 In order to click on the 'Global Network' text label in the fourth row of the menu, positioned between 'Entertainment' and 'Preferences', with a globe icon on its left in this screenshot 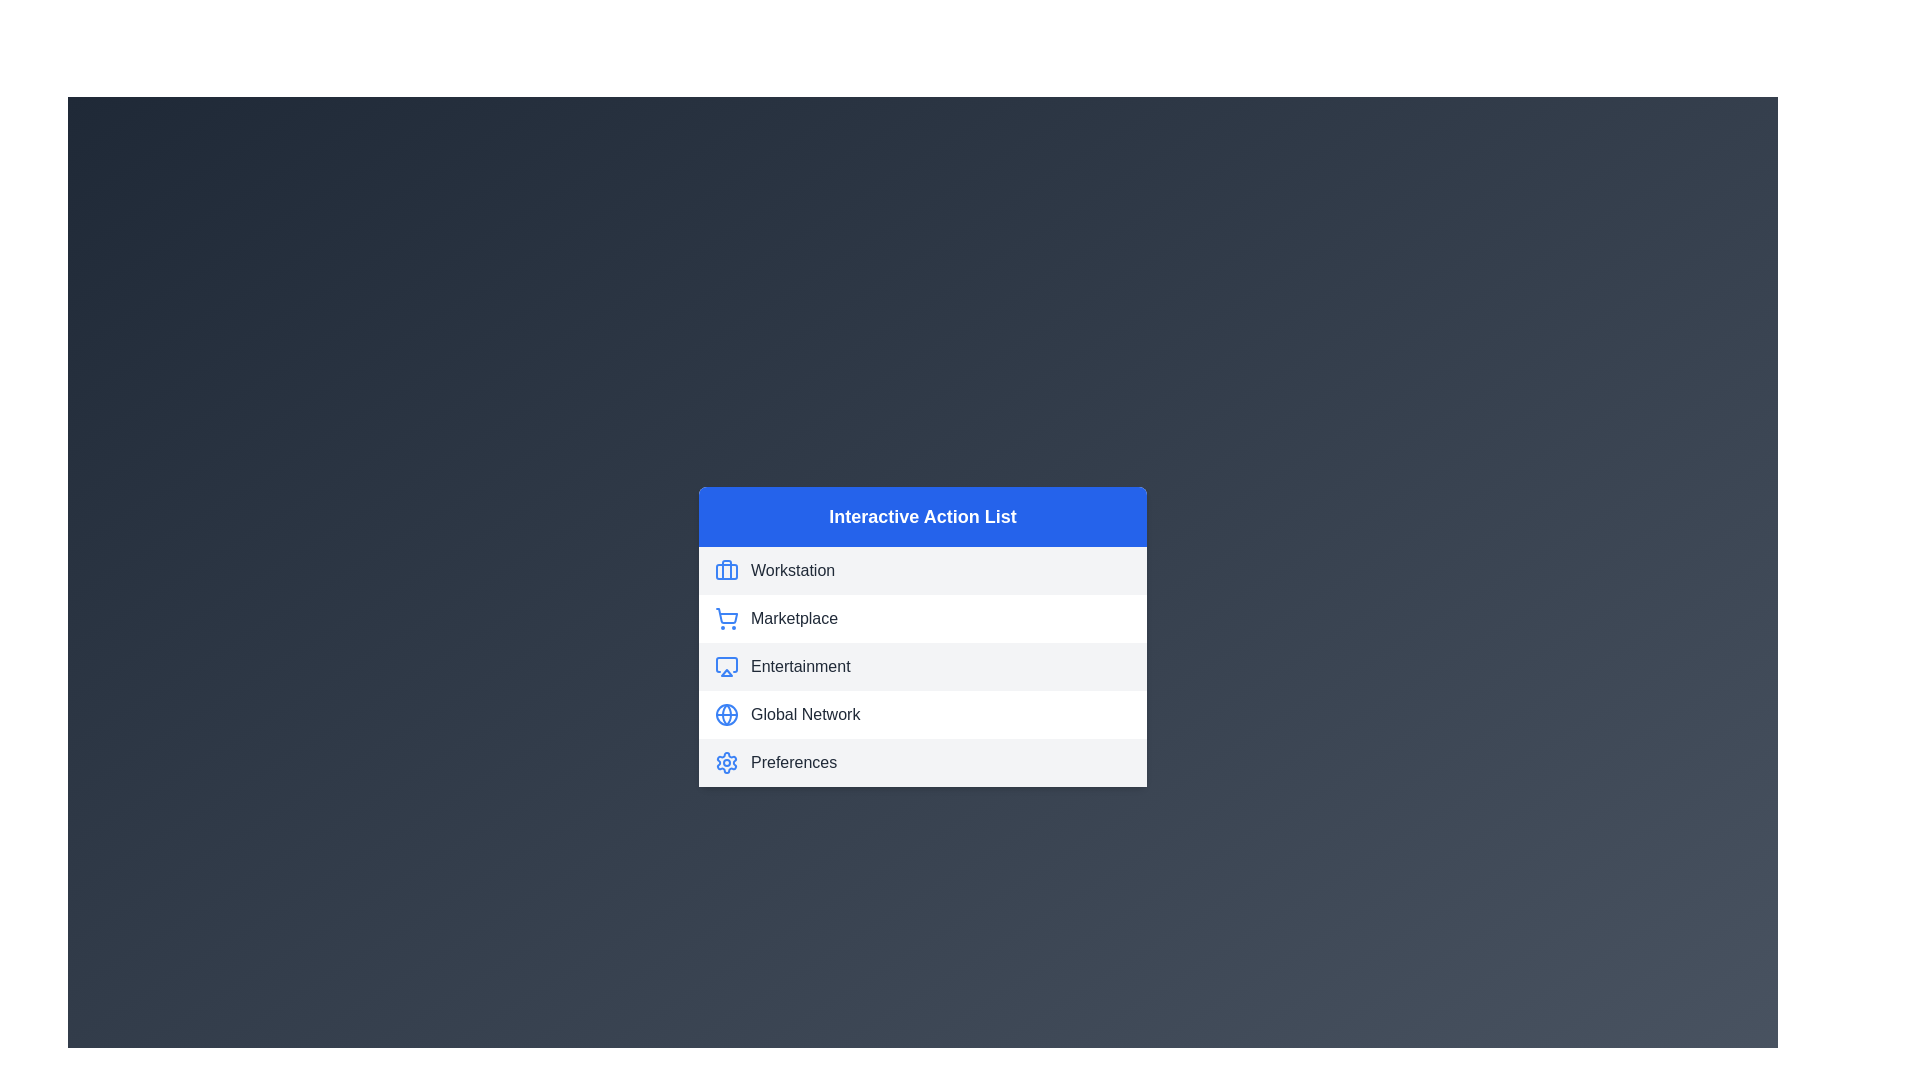, I will do `click(805, 713)`.